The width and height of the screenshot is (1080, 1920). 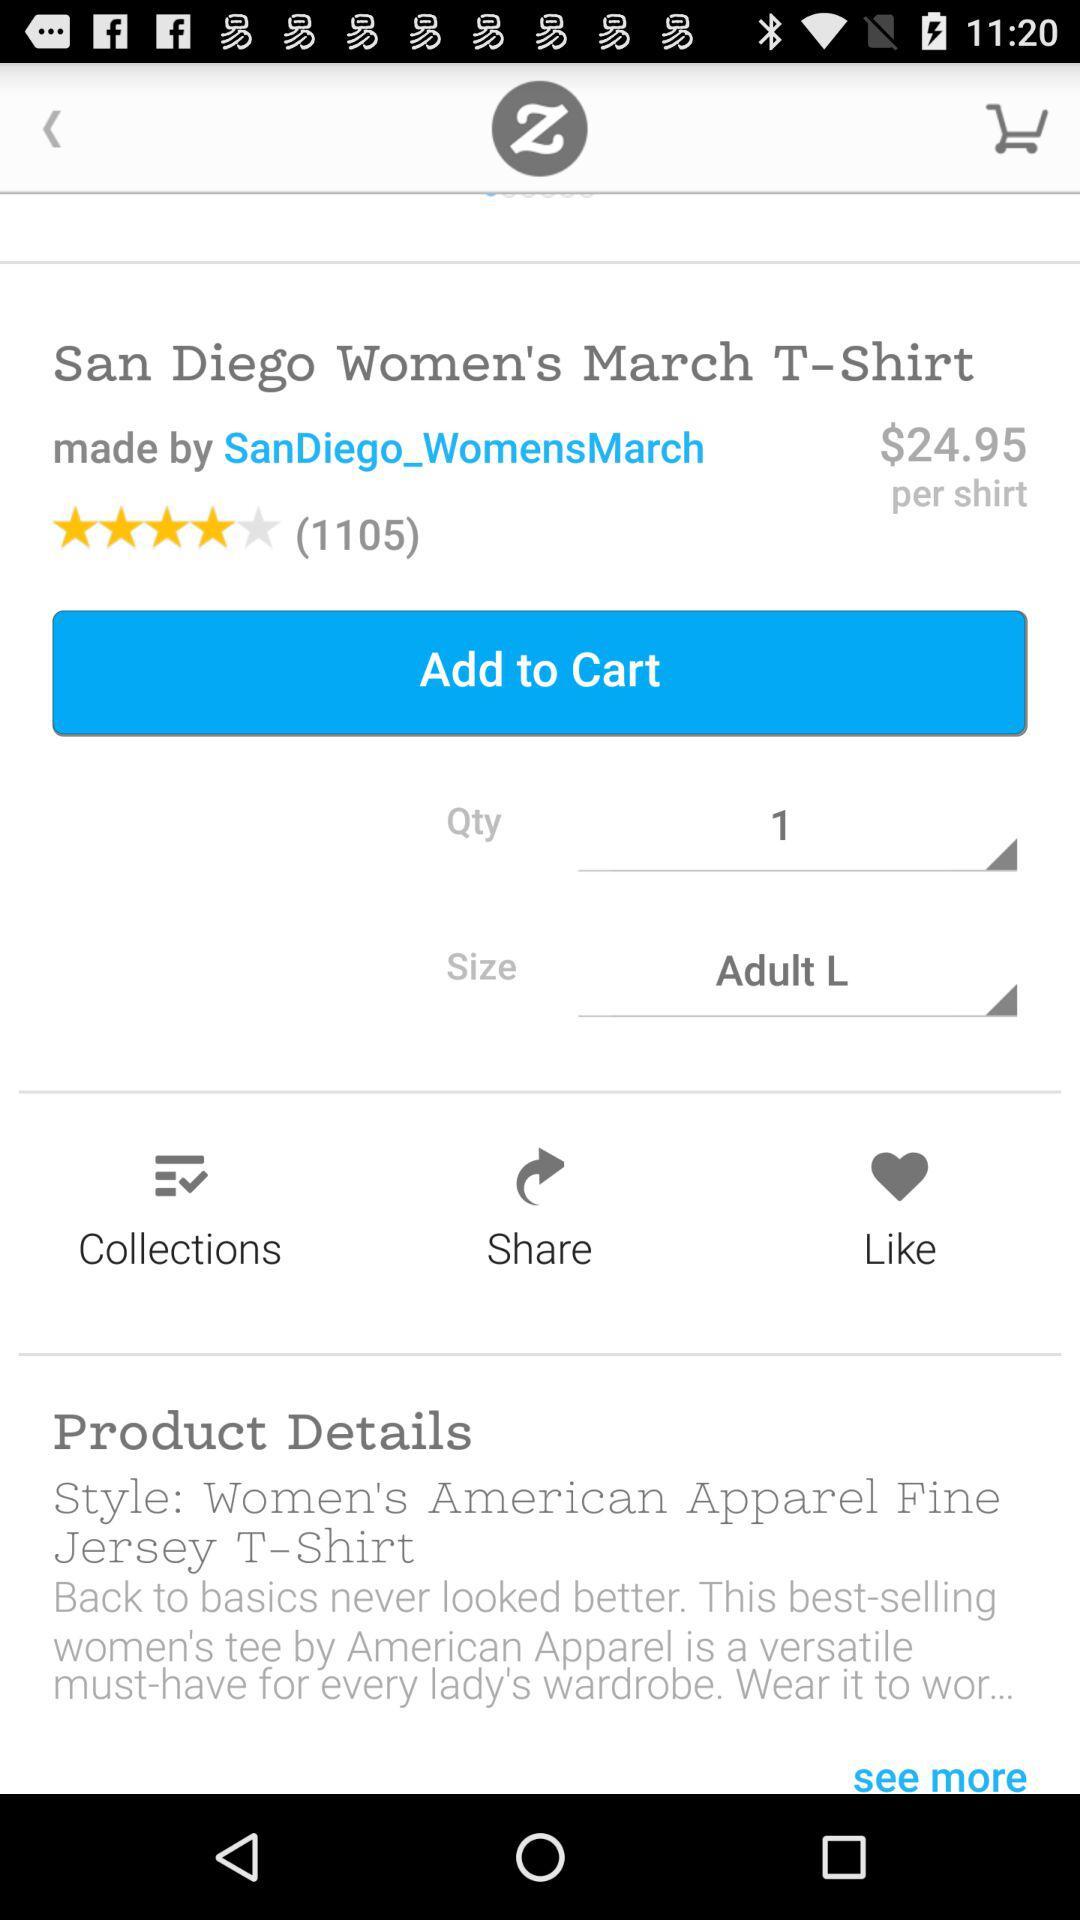 I want to click on the avatar icon, so click(x=490, y=209).